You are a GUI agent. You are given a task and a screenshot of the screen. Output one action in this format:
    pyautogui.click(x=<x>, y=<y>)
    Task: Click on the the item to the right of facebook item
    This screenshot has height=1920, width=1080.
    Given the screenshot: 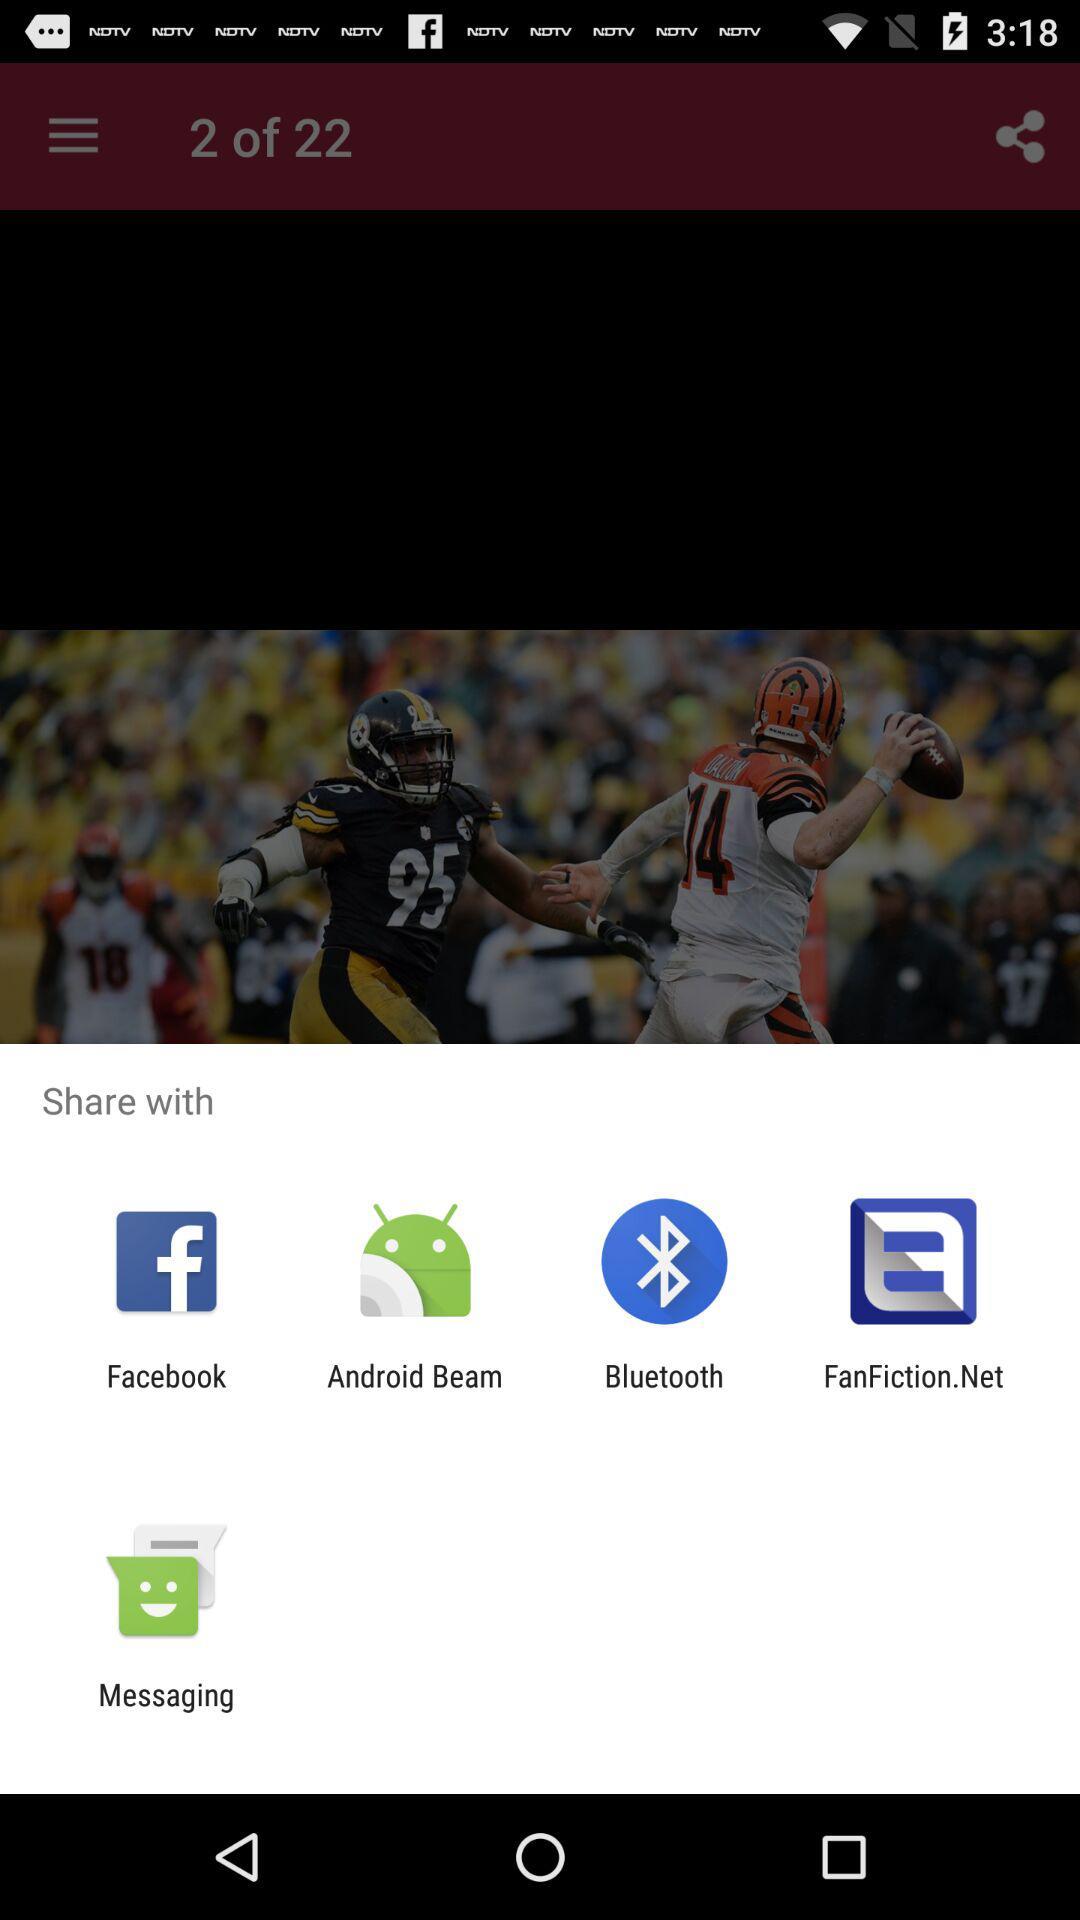 What is the action you would take?
    pyautogui.click(x=414, y=1392)
    